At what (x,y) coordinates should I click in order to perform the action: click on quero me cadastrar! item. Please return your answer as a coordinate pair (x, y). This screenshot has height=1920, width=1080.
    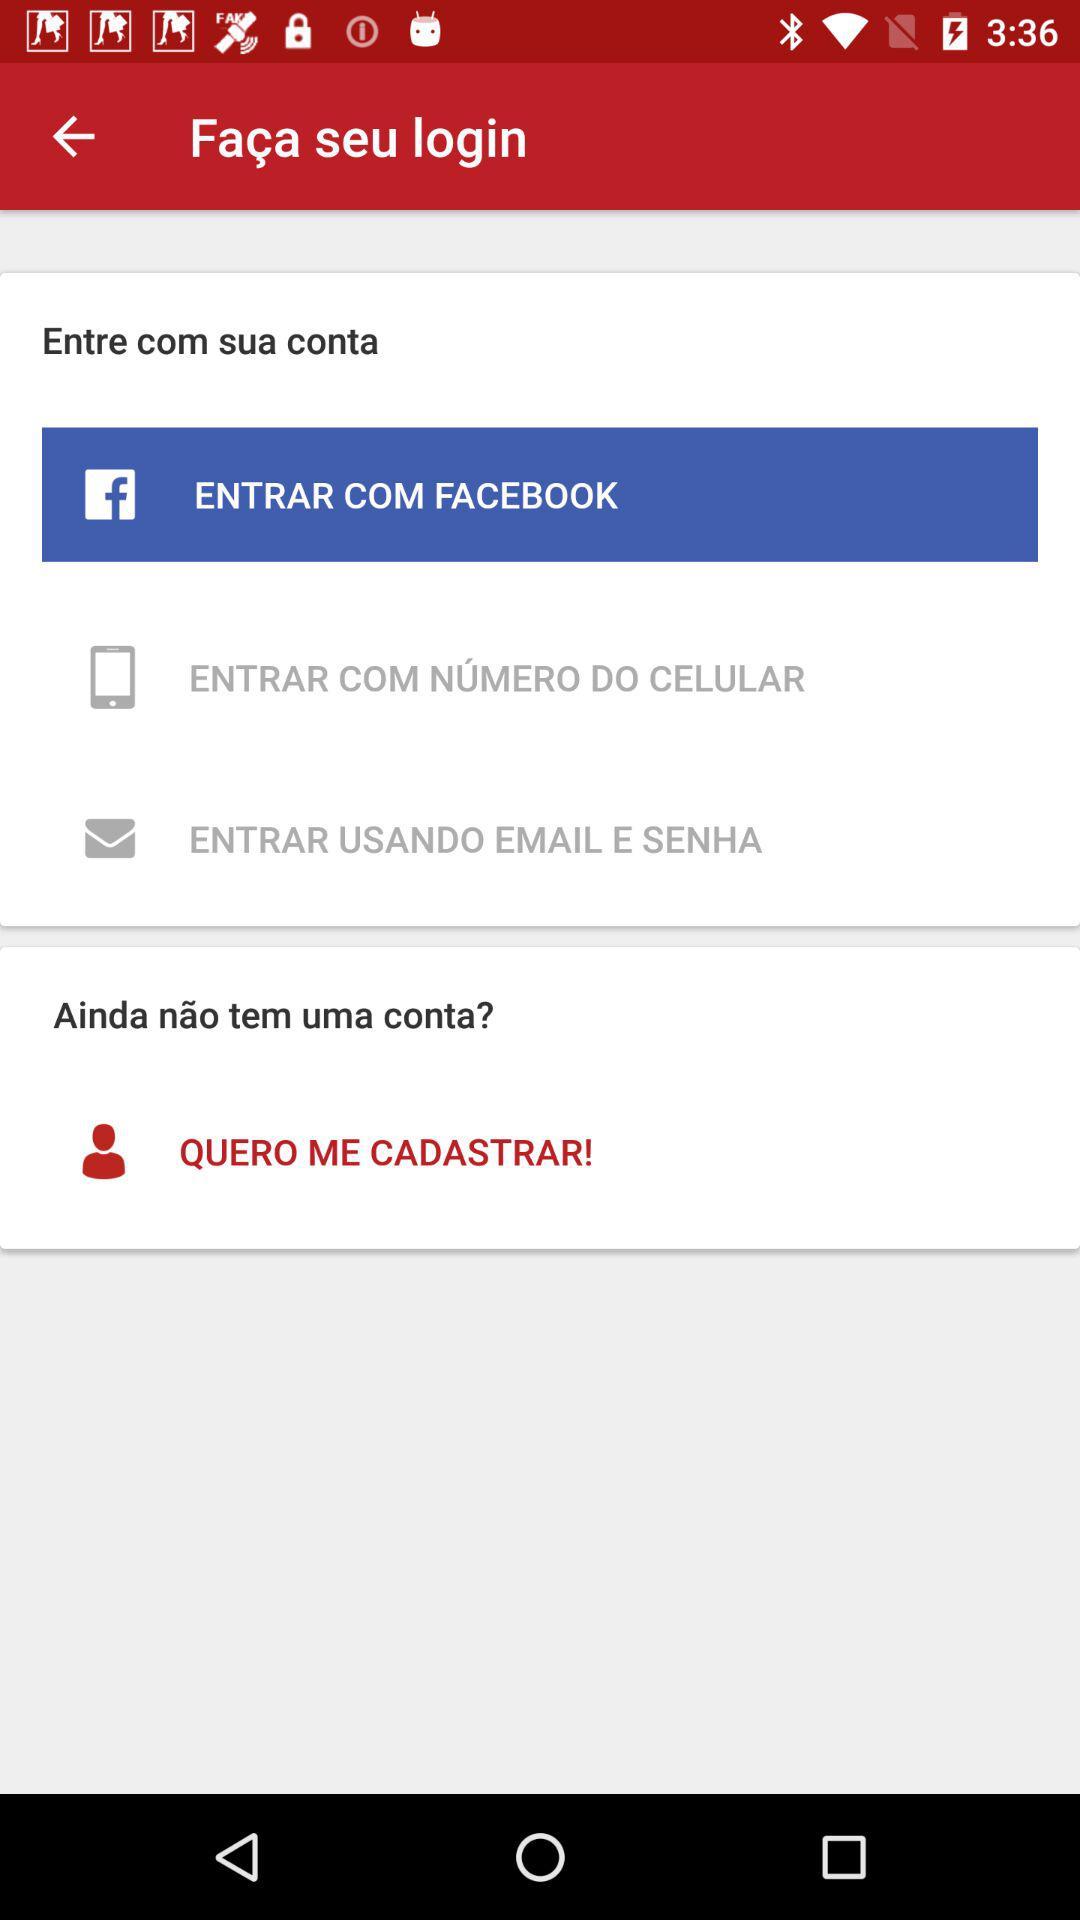
    Looking at the image, I should click on (540, 1151).